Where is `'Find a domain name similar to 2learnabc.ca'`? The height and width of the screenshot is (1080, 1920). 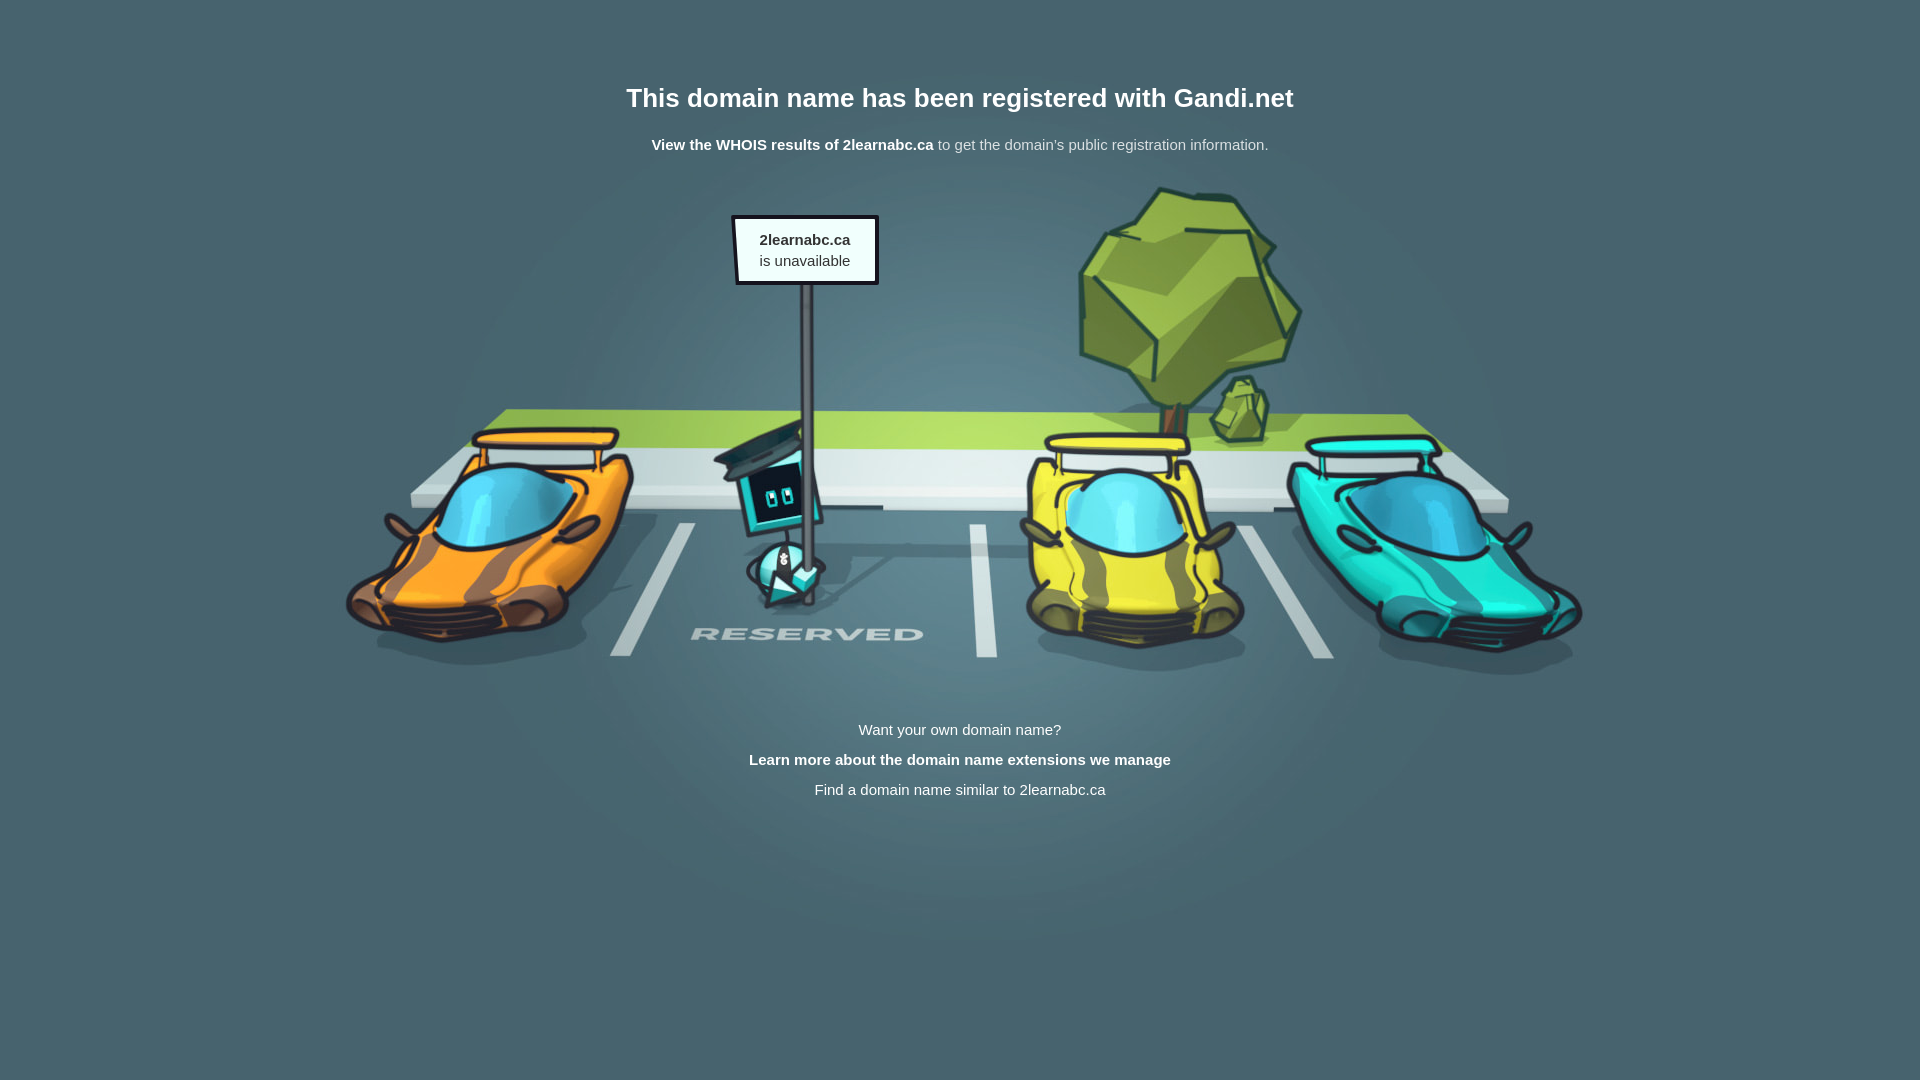 'Find a domain name similar to 2learnabc.ca' is located at coordinates (958, 788).